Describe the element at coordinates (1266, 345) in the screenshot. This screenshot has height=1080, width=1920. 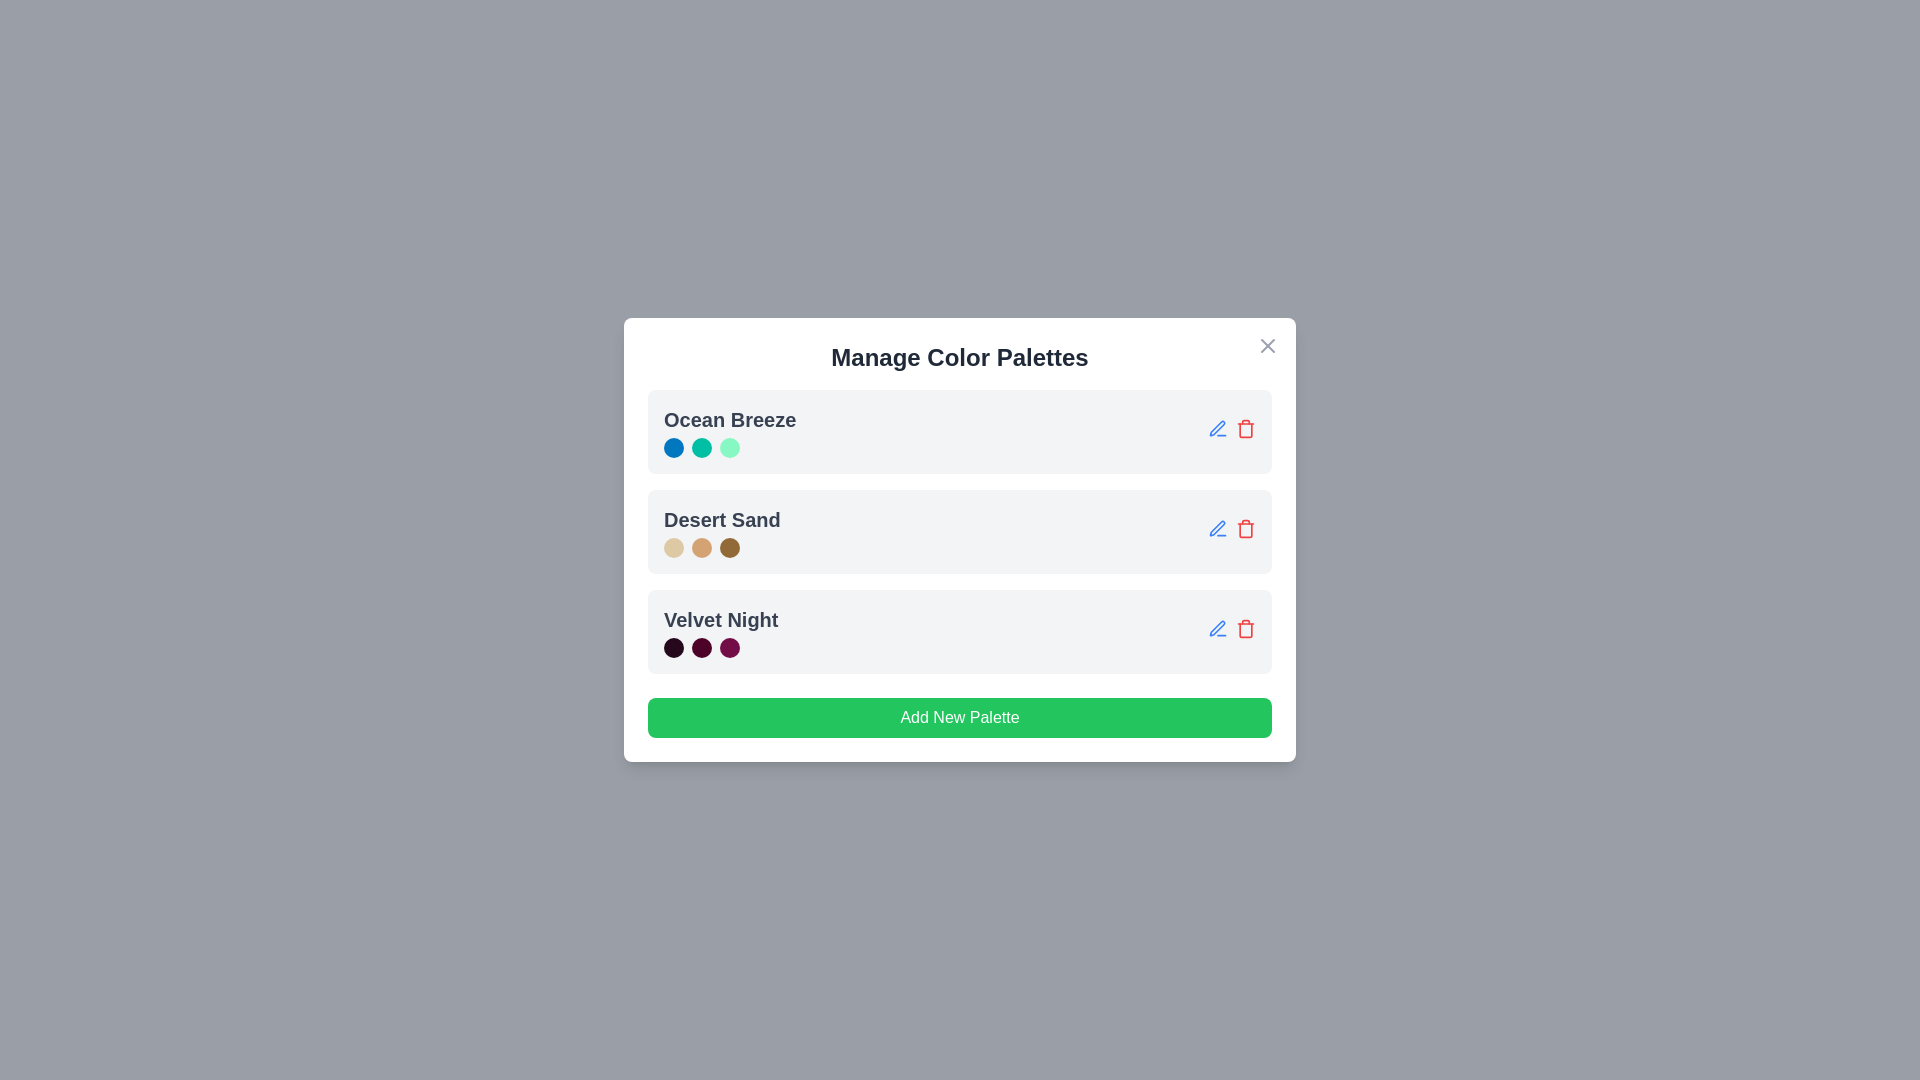
I see `the close button in the top-right corner of the dialog box` at that location.